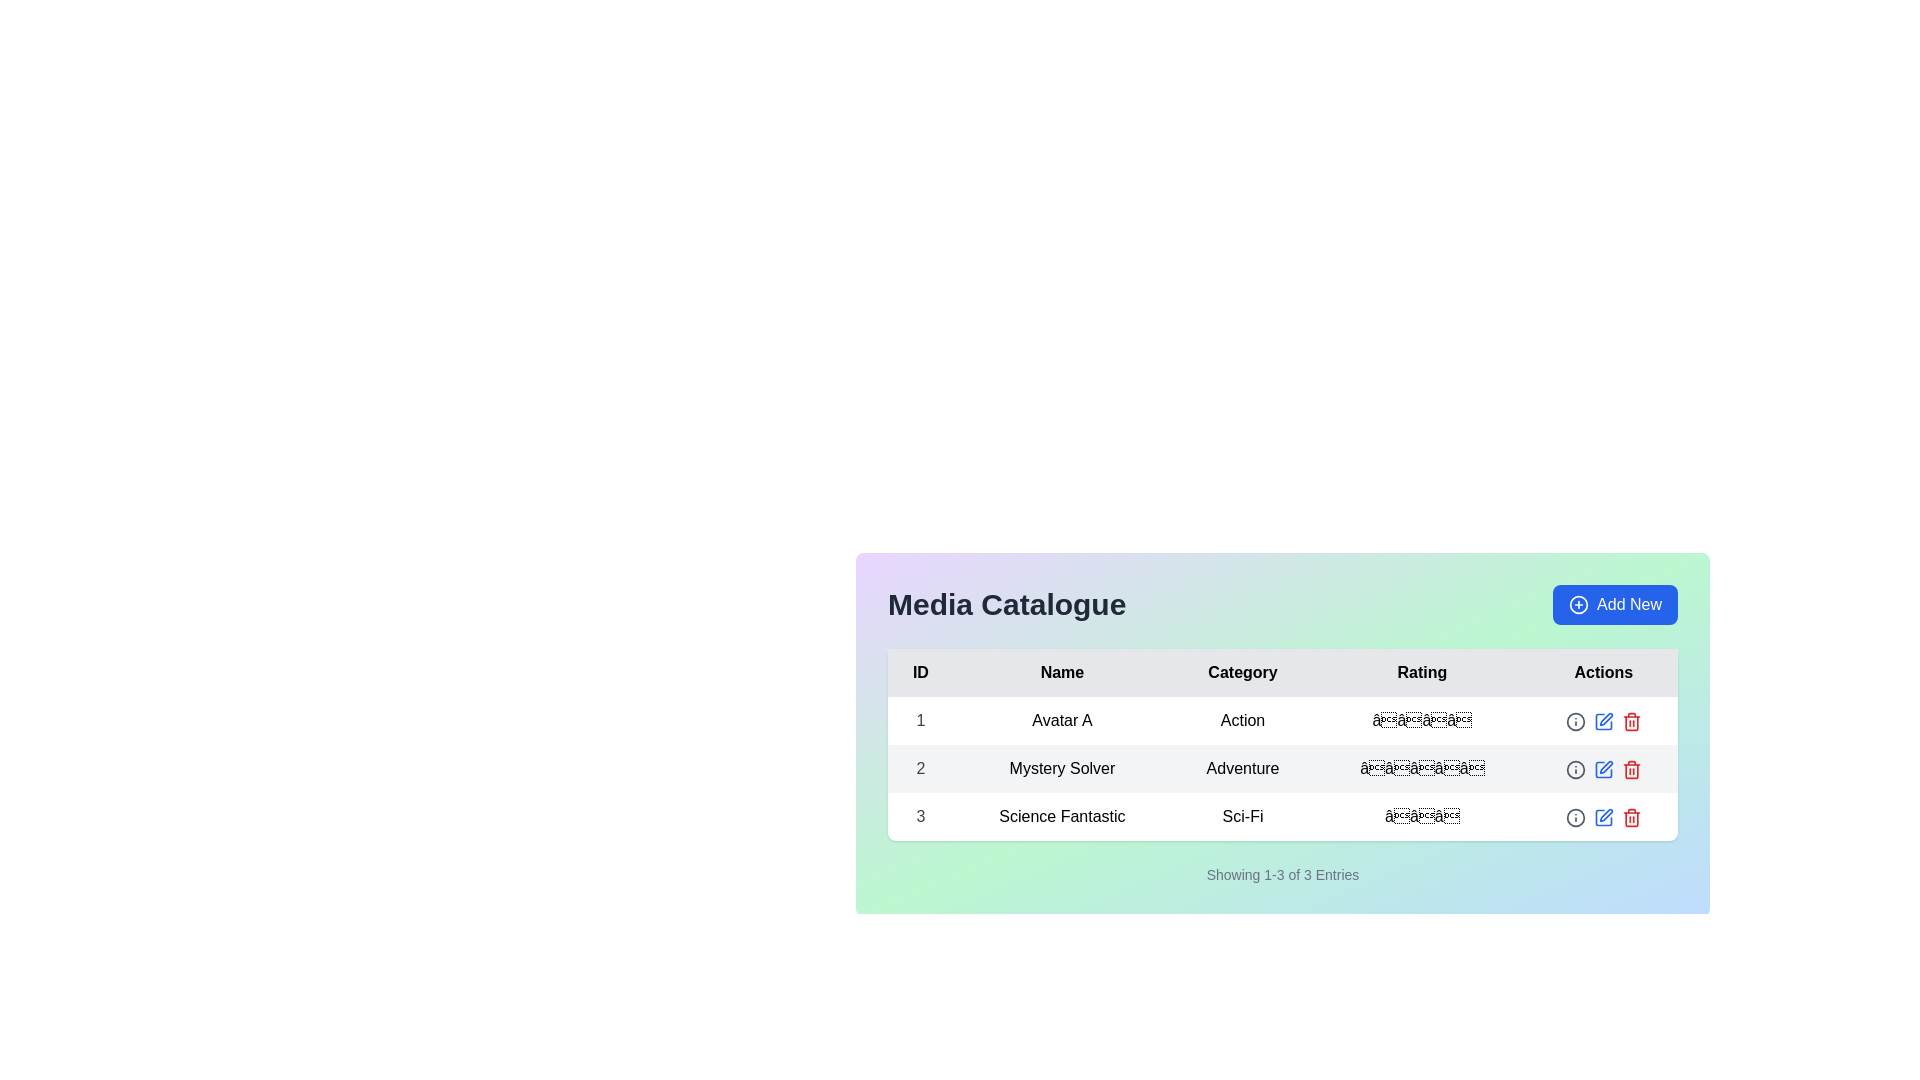 The width and height of the screenshot is (1920, 1080). Describe the element at coordinates (1282, 874) in the screenshot. I see `the text label displaying pagination information that says 'Showing 1-3 of 3 Entries', located below the main data table` at that location.